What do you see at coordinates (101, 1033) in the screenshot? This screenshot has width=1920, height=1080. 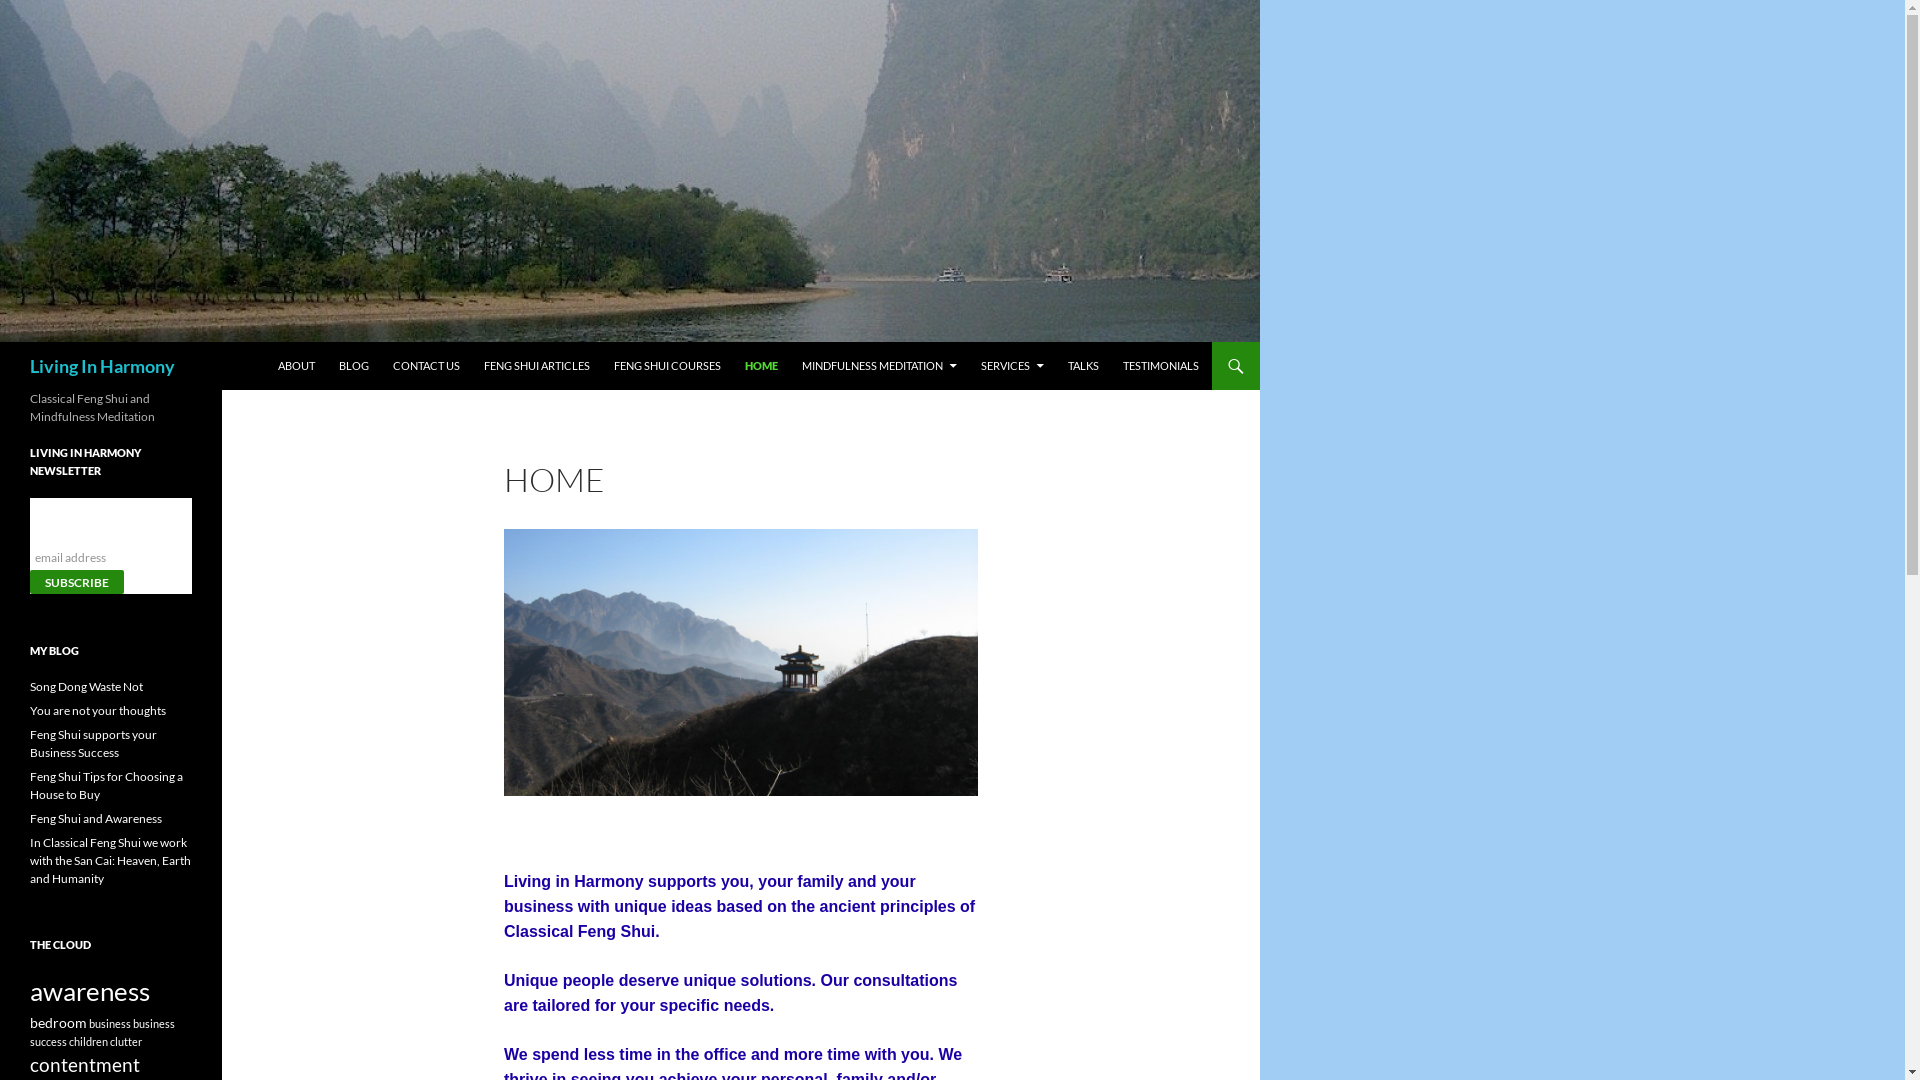 I see `'business success'` at bounding box center [101, 1033].